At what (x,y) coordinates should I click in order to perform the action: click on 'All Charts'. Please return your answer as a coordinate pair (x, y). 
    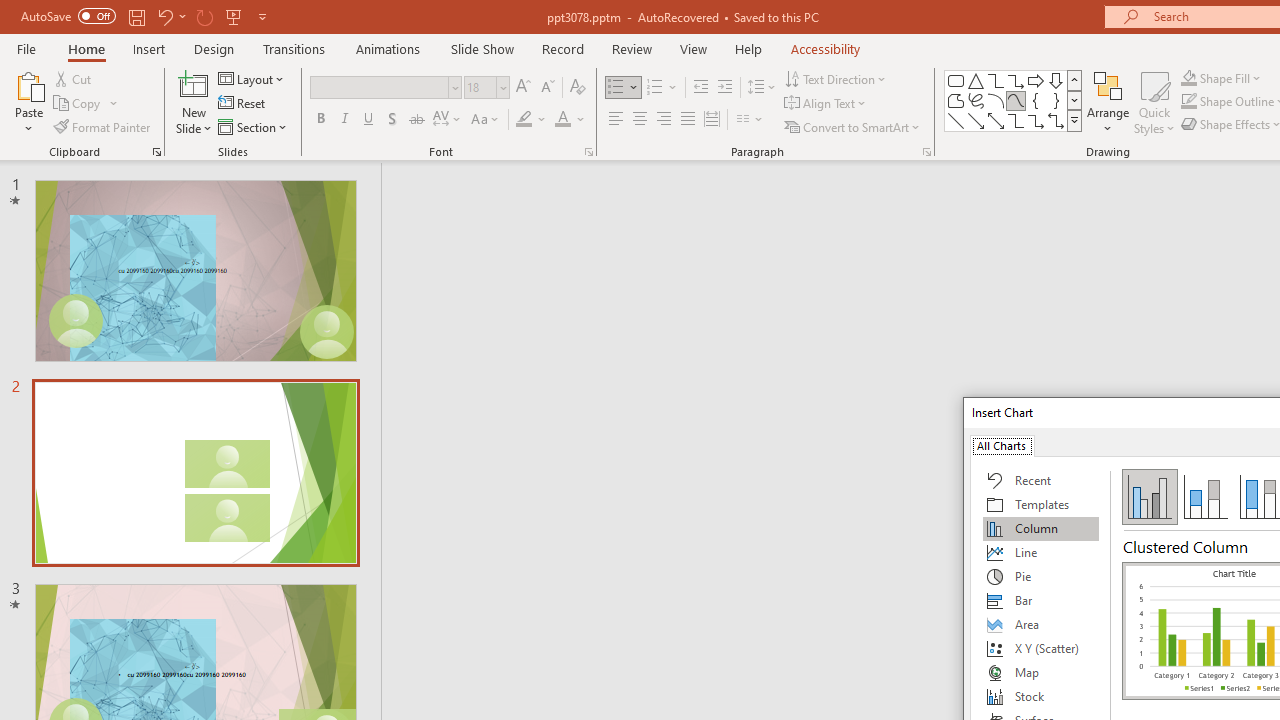
    Looking at the image, I should click on (1001, 444).